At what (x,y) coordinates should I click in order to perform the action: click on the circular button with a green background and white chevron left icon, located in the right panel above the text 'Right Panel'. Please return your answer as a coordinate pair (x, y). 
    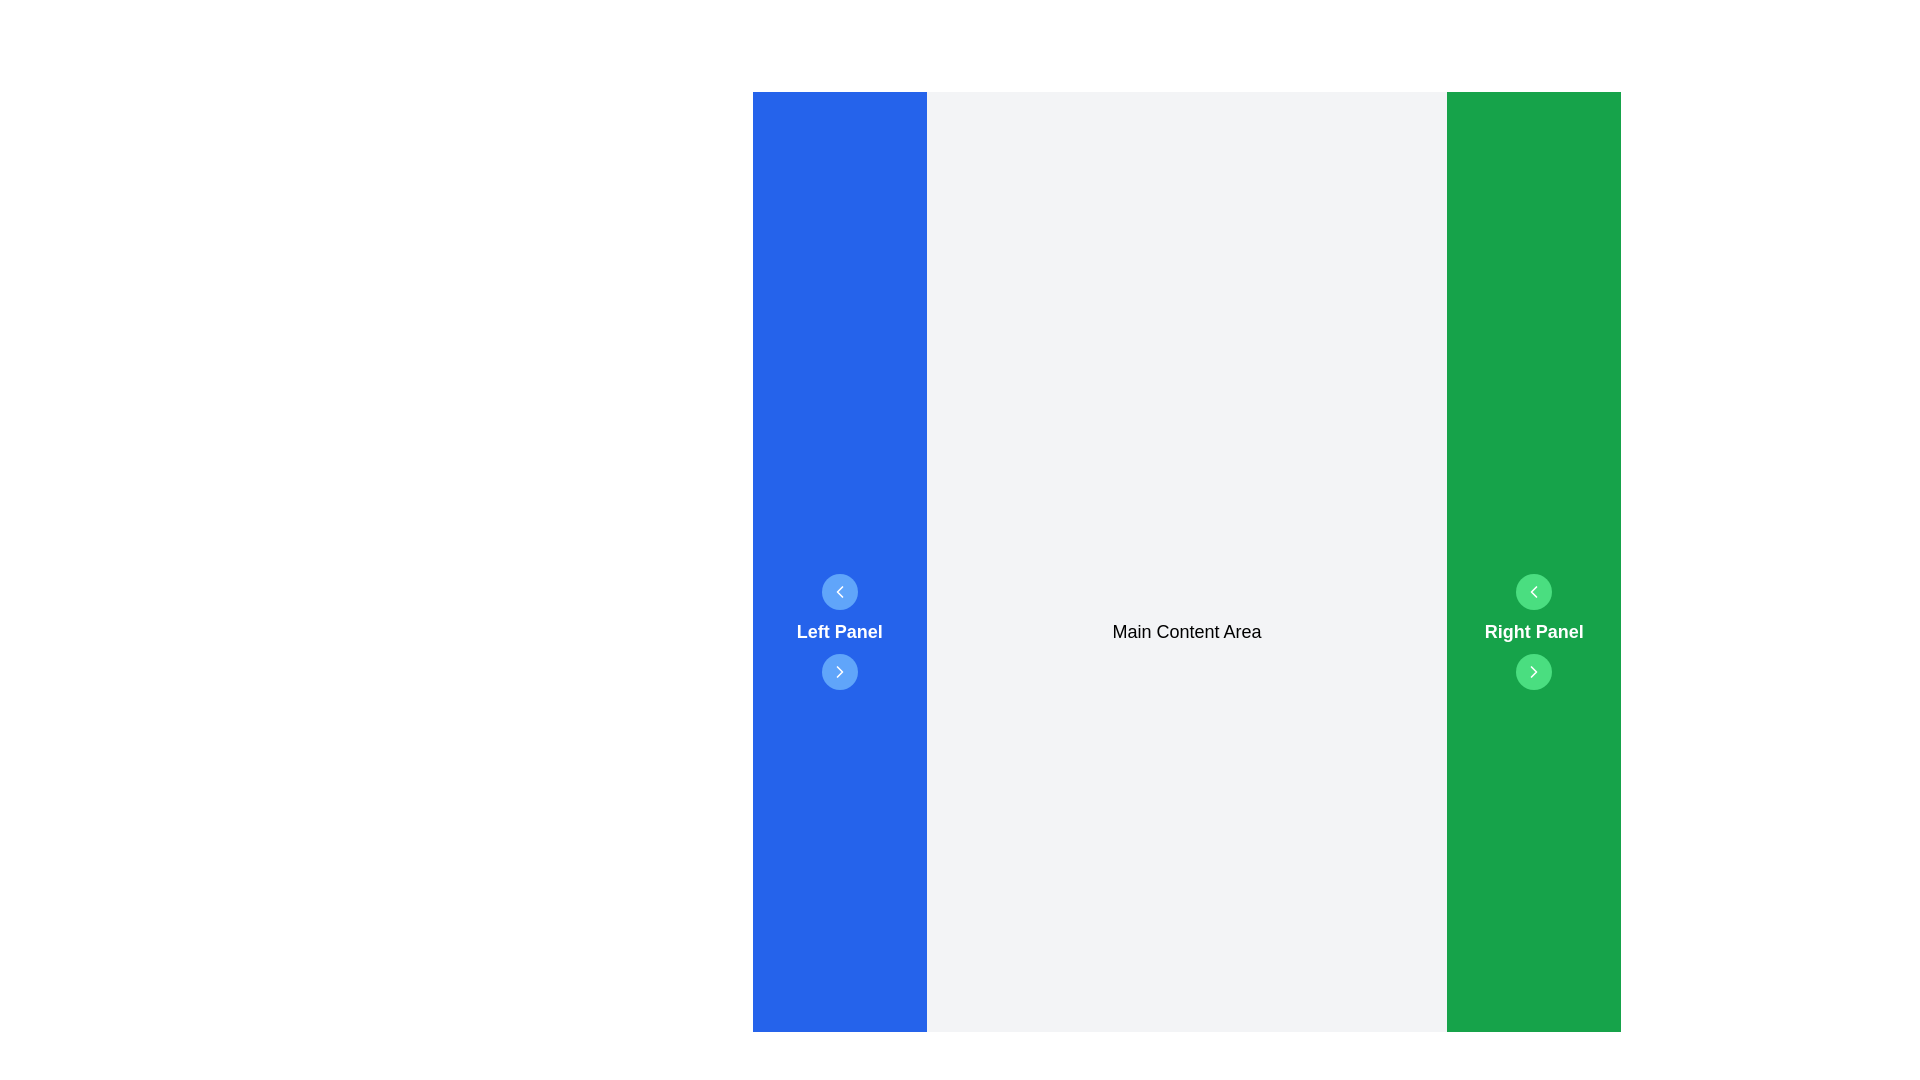
    Looking at the image, I should click on (1533, 590).